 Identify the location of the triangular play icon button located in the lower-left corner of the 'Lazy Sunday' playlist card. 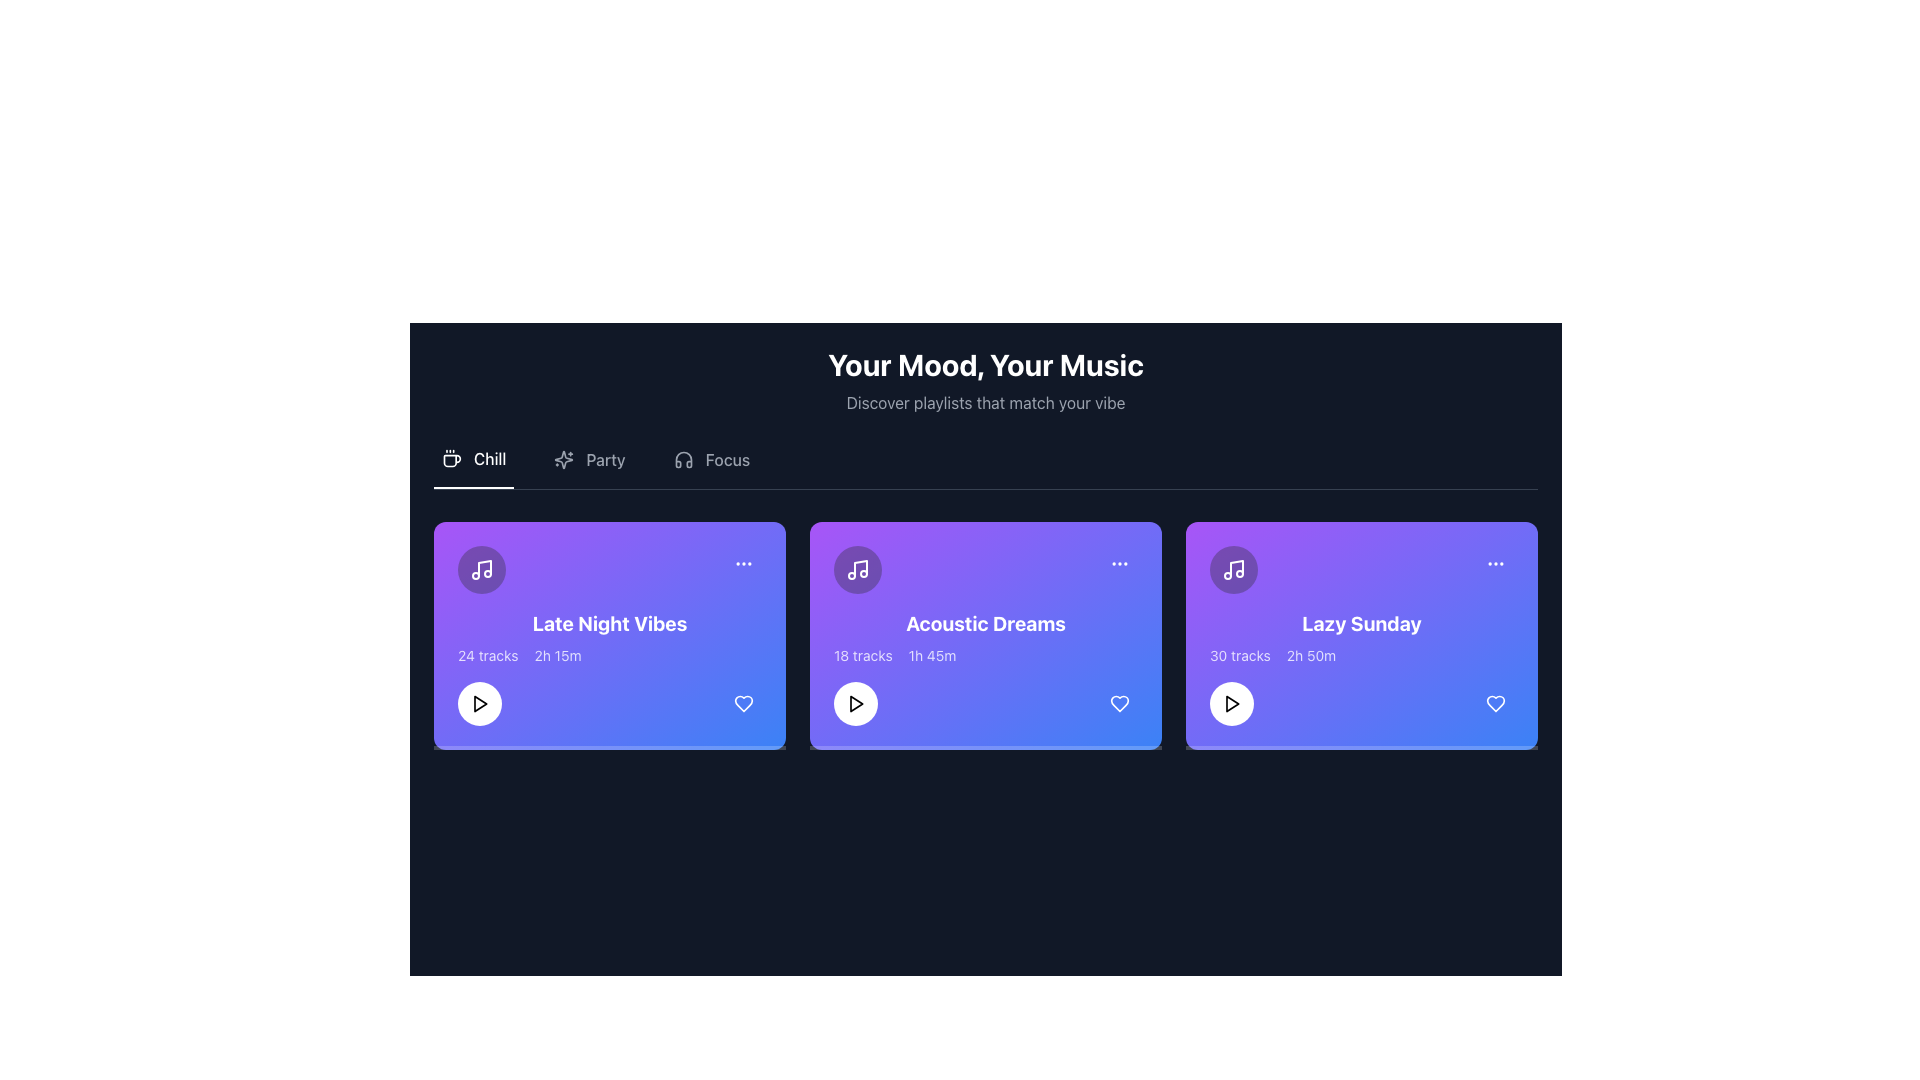
(1231, 703).